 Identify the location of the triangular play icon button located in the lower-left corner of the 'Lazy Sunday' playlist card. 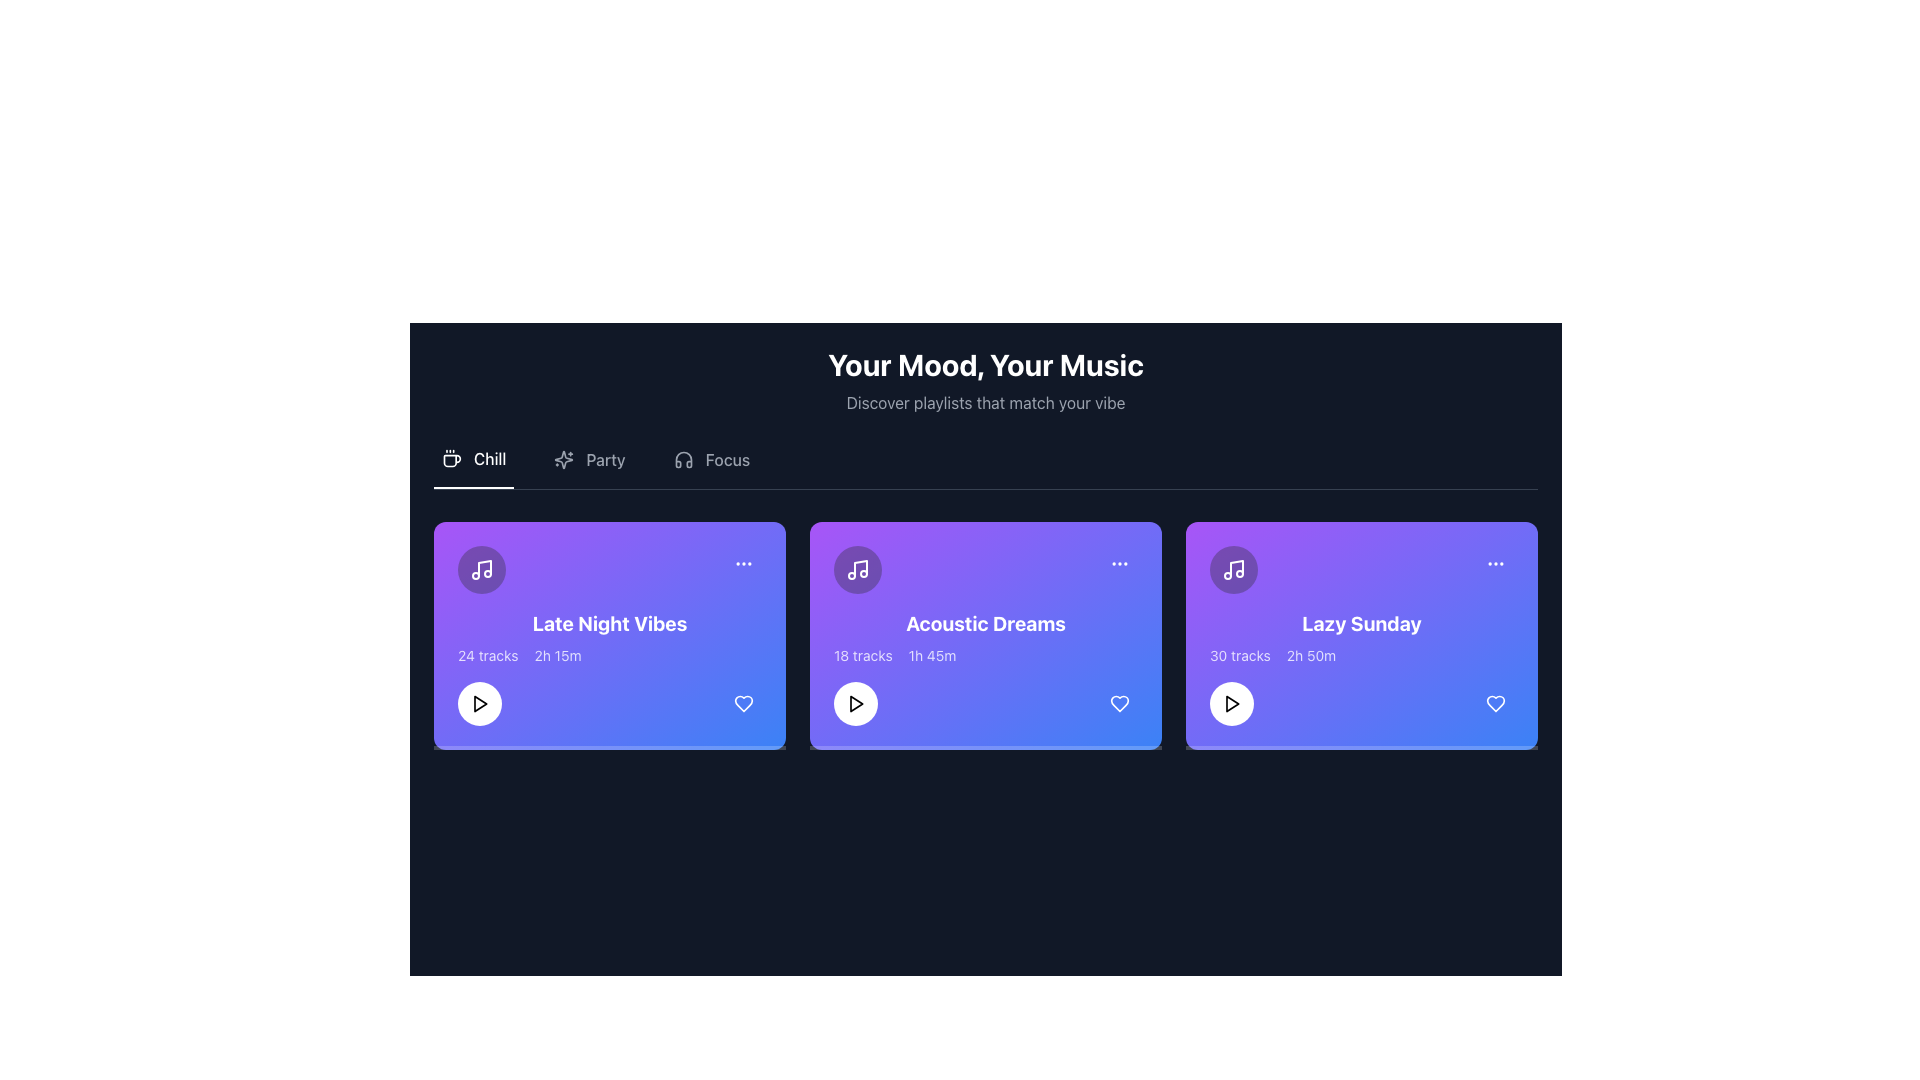
(1231, 703).